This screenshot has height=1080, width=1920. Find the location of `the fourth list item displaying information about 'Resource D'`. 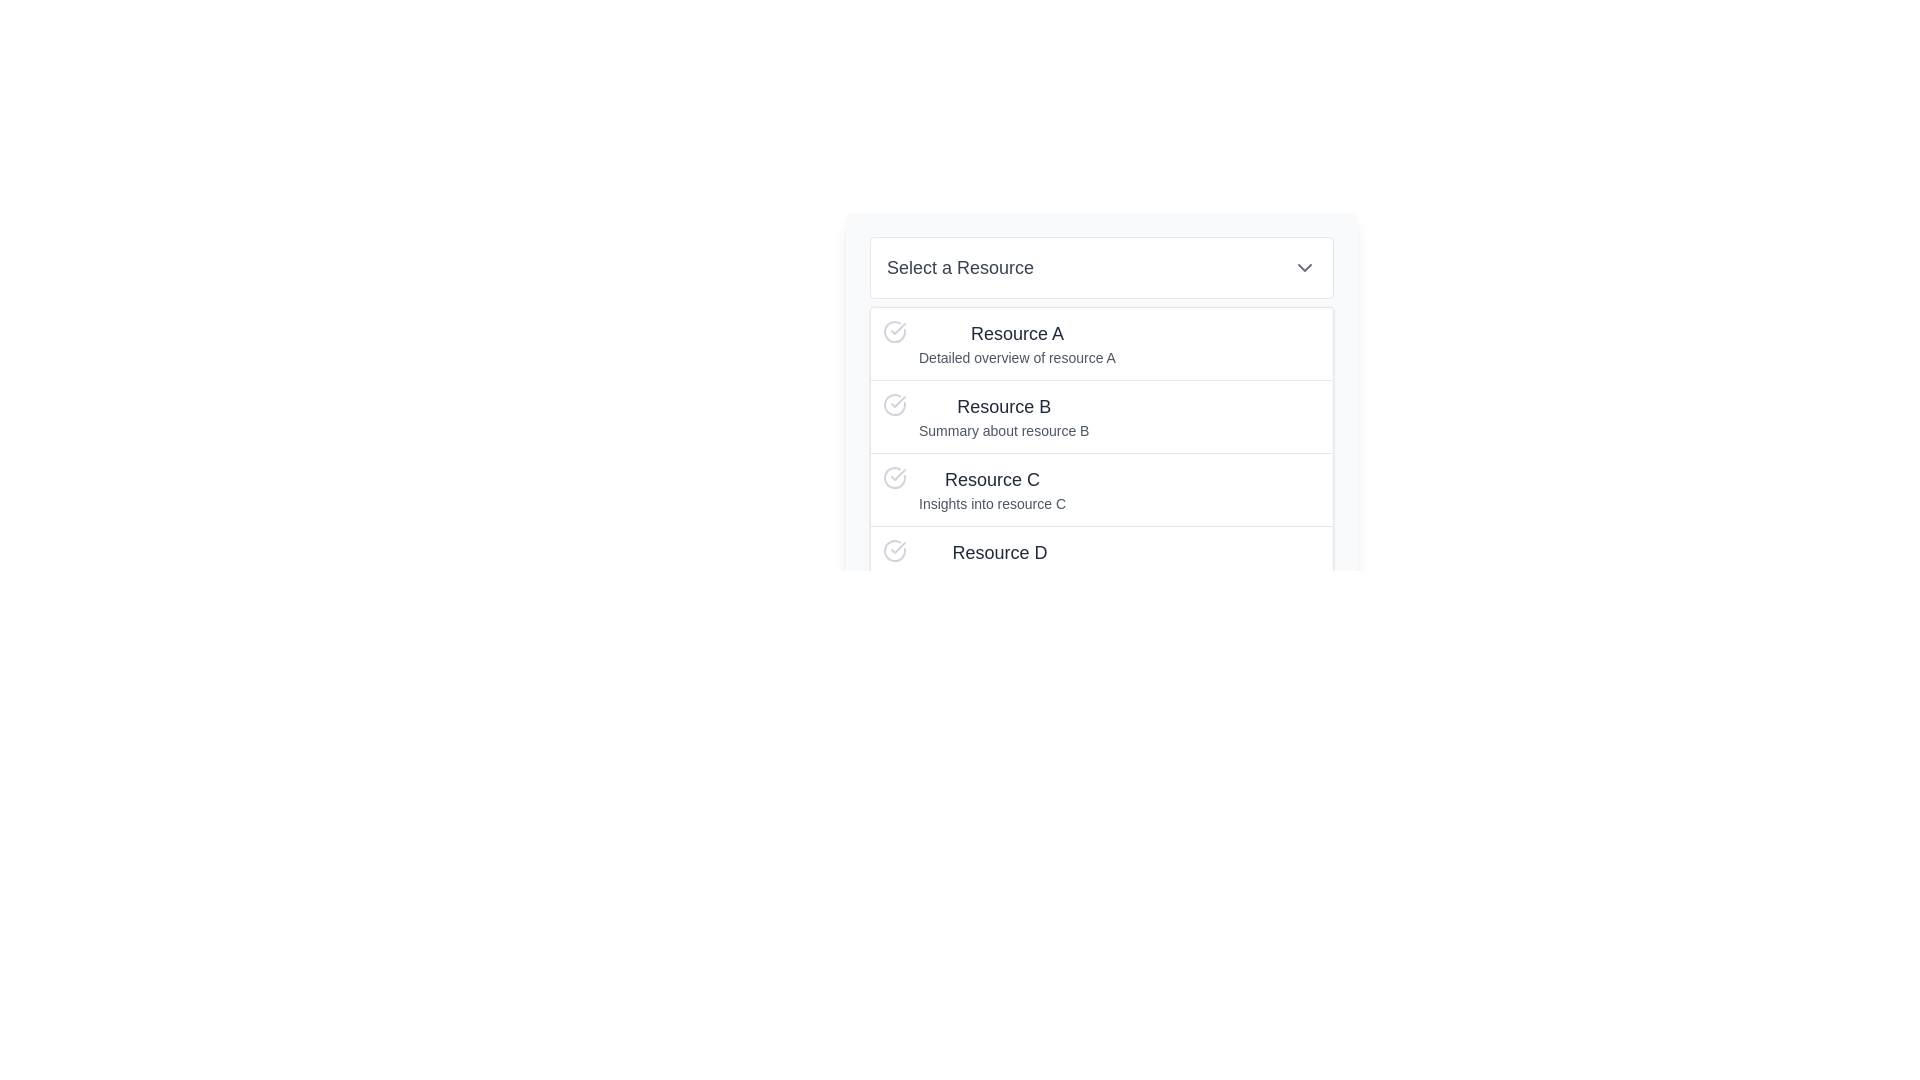

the fourth list item displaying information about 'Resource D' is located at coordinates (1101, 562).